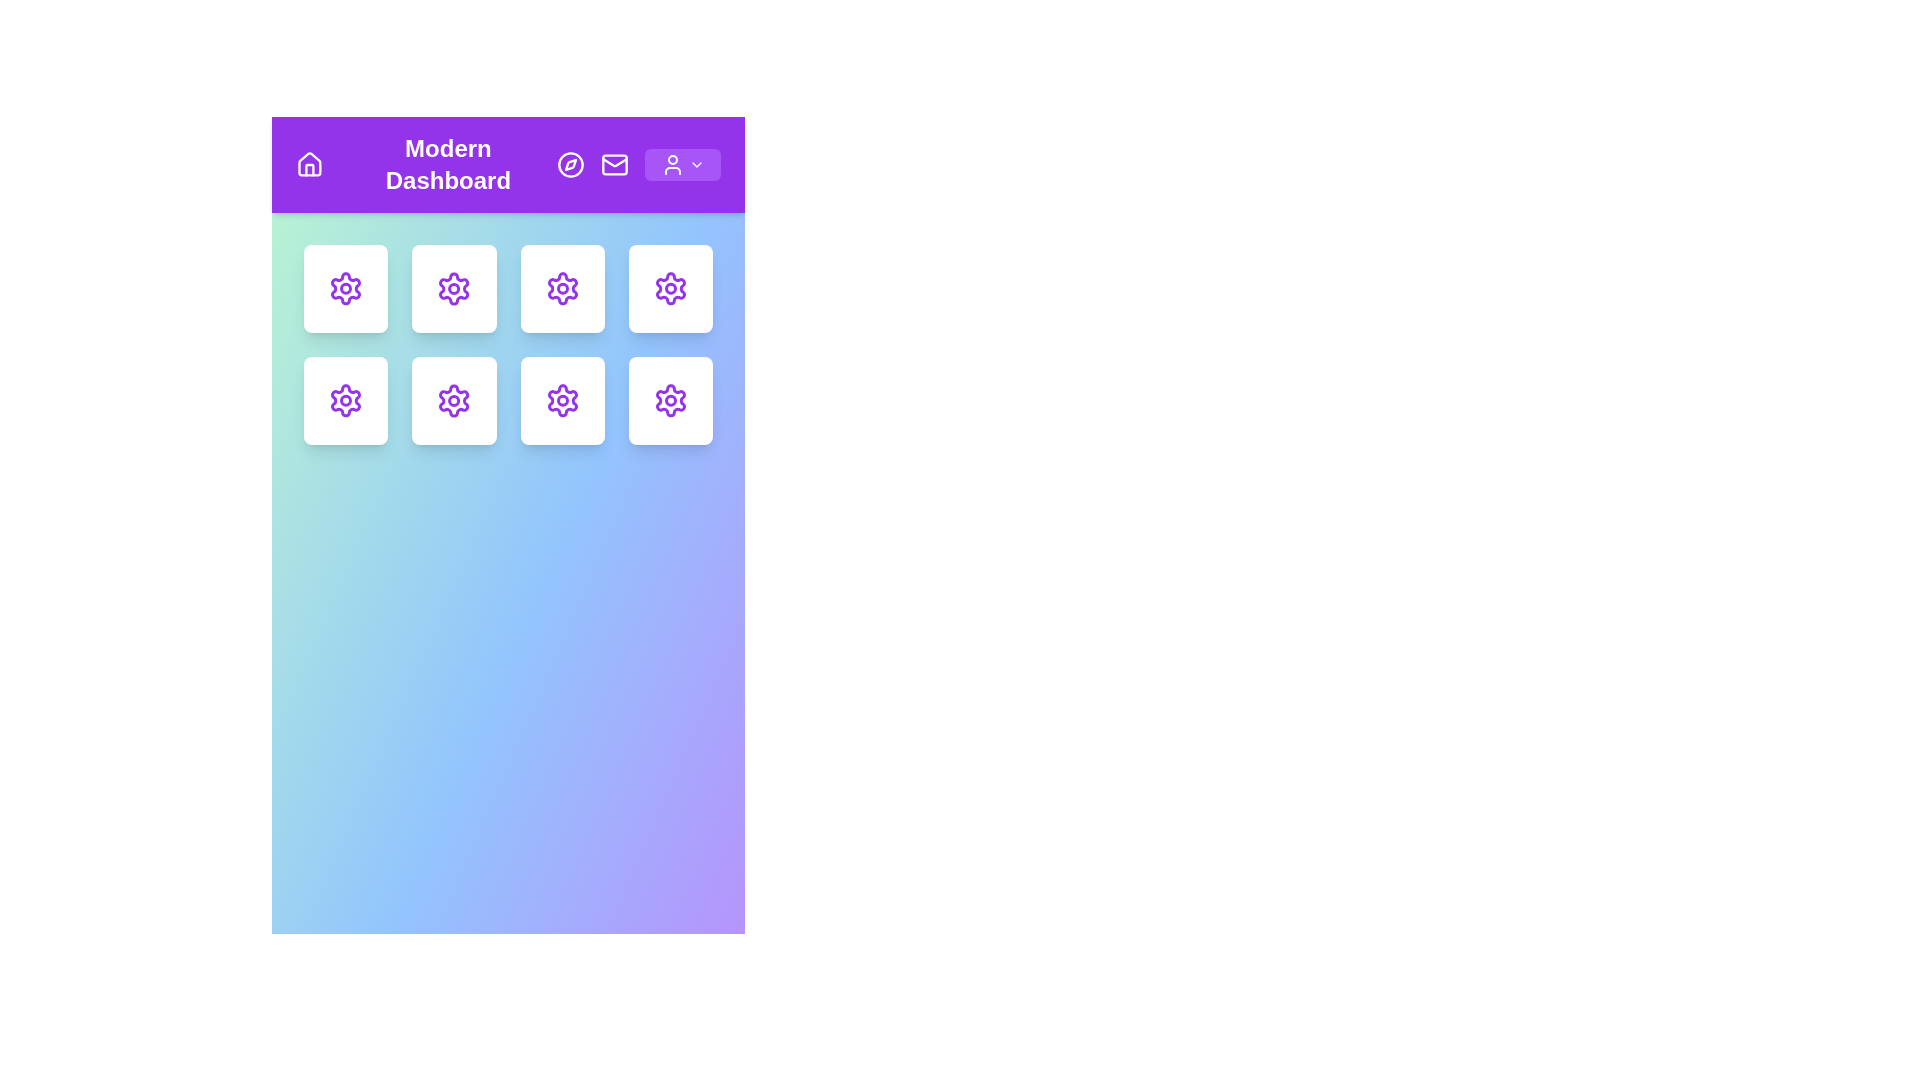 Image resolution: width=1920 pixels, height=1080 pixels. I want to click on the Mail navigation icon, so click(613, 164).